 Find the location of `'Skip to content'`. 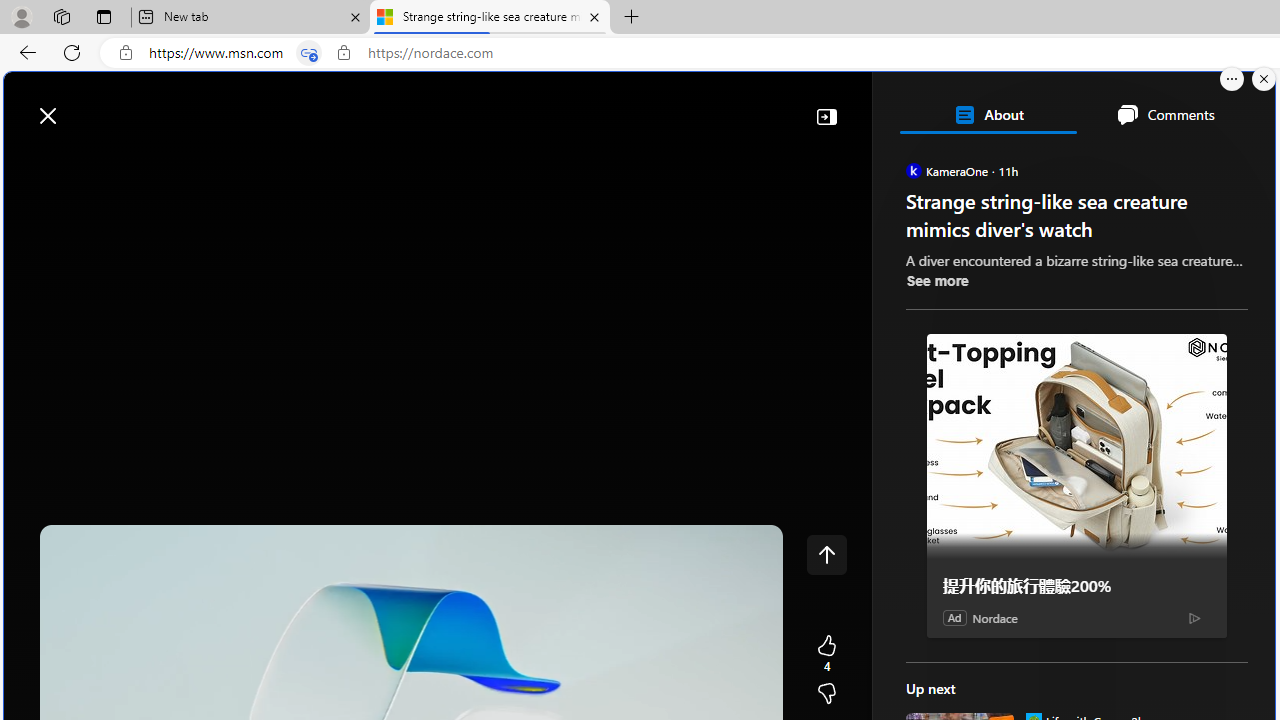

'Skip to content' is located at coordinates (86, 105).